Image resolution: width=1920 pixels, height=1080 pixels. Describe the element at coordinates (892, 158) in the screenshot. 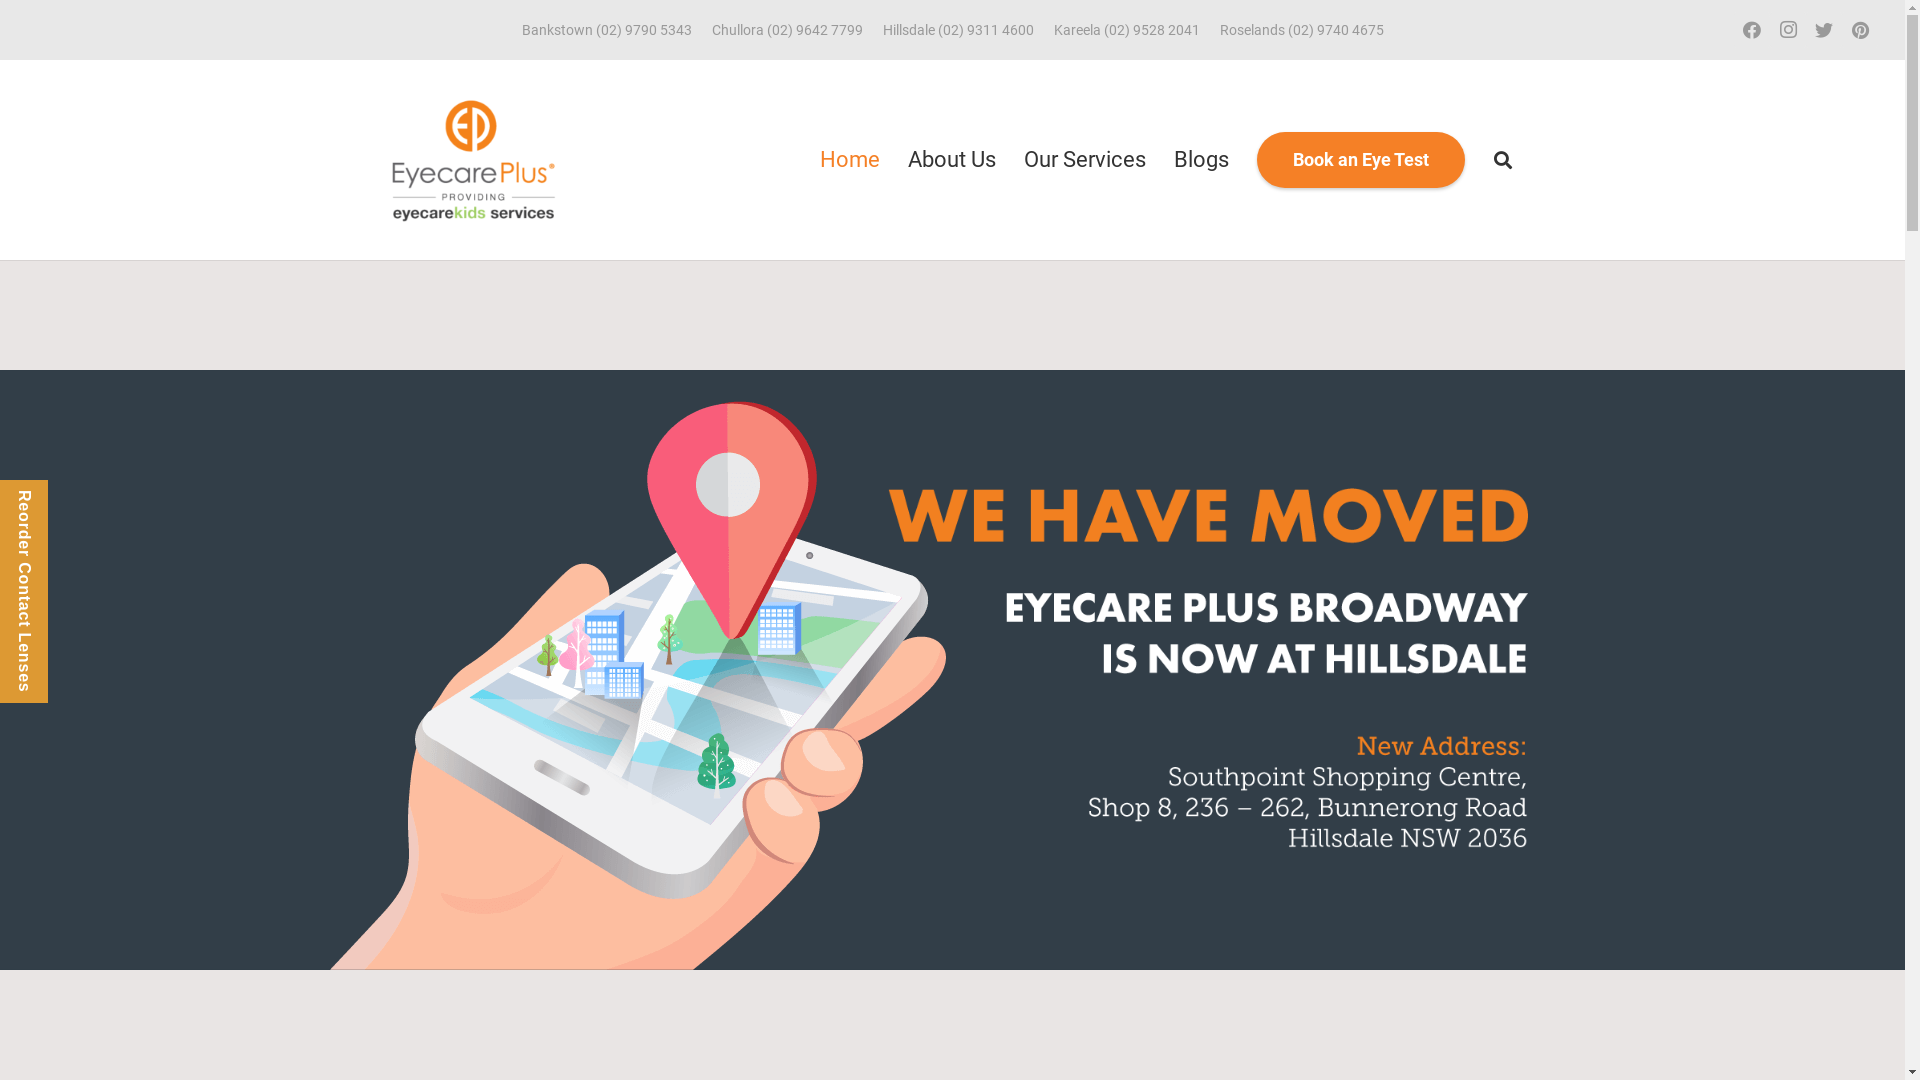

I see `'About Us'` at that location.